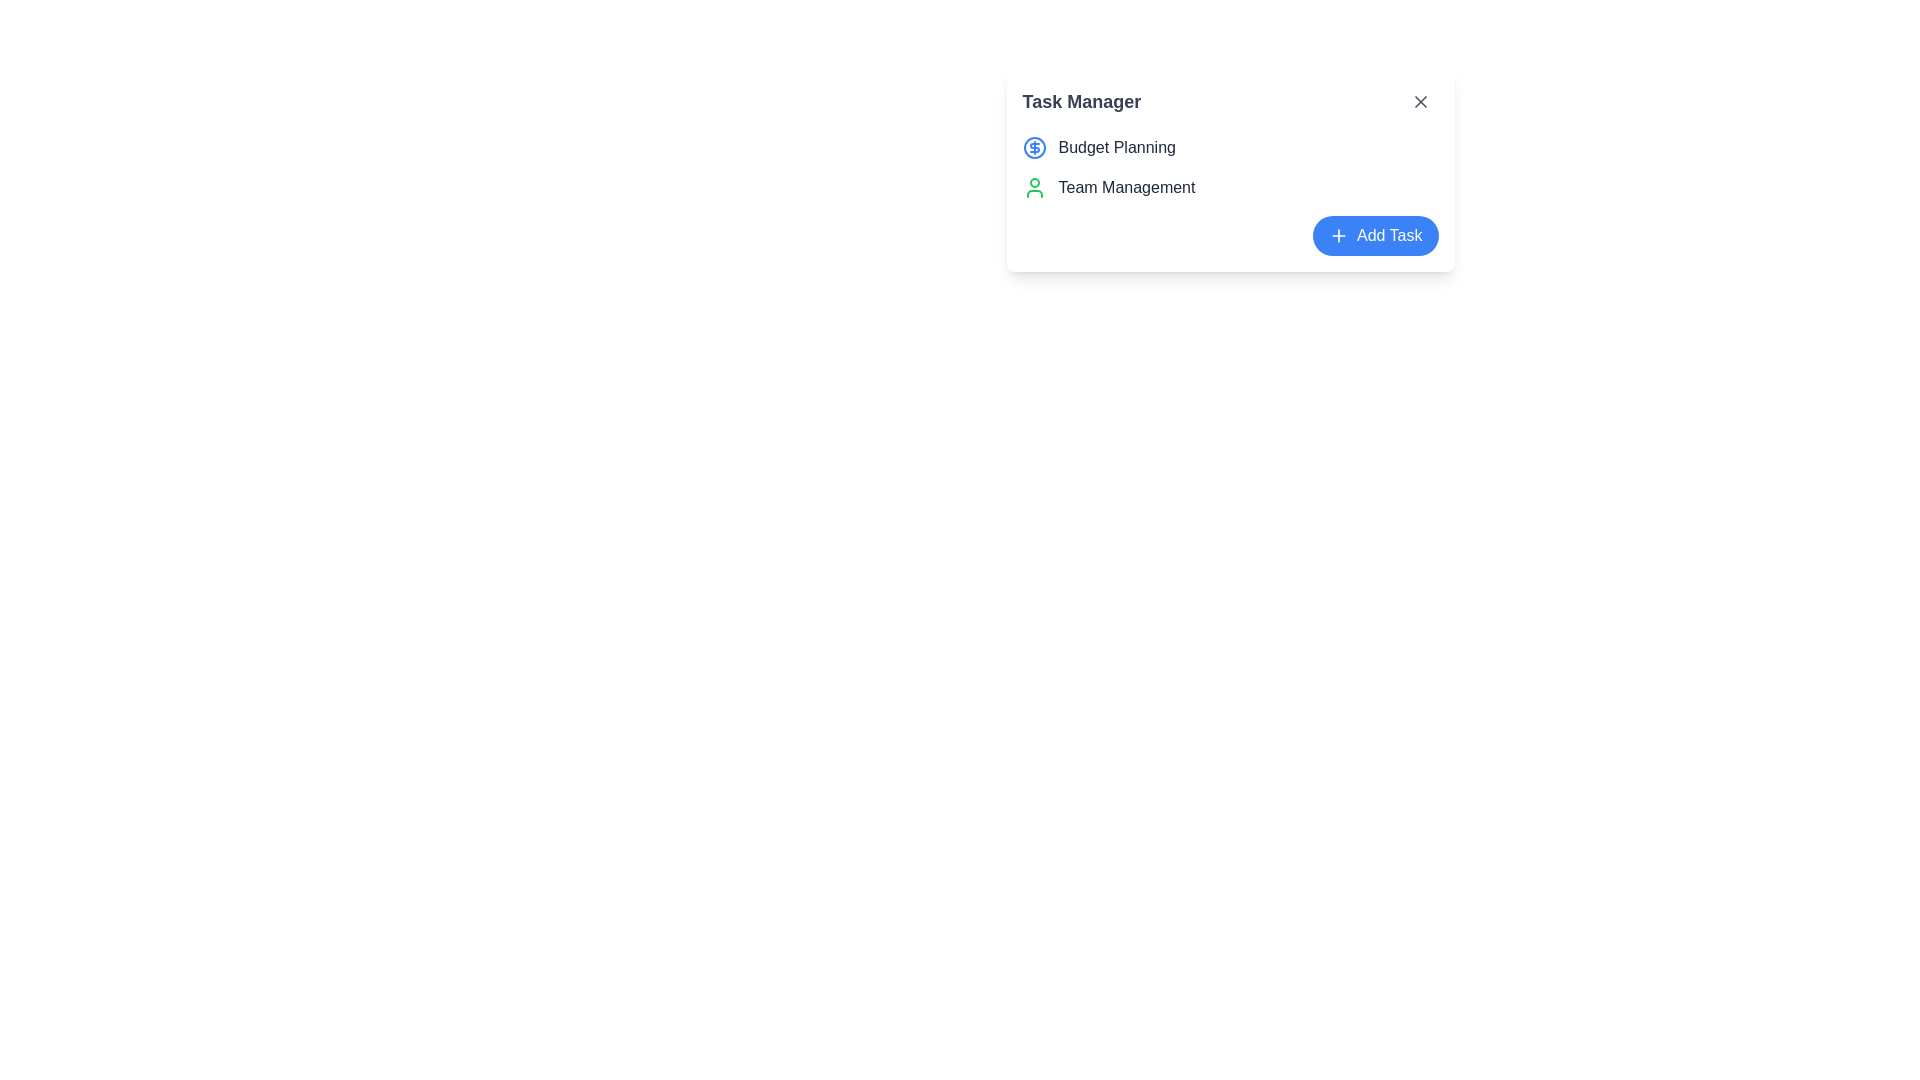 The width and height of the screenshot is (1920, 1080). Describe the element at coordinates (1419, 101) in the screenshot. I see `the close icon button located in the top-right corner of the 'Task Manager' card` at that location.